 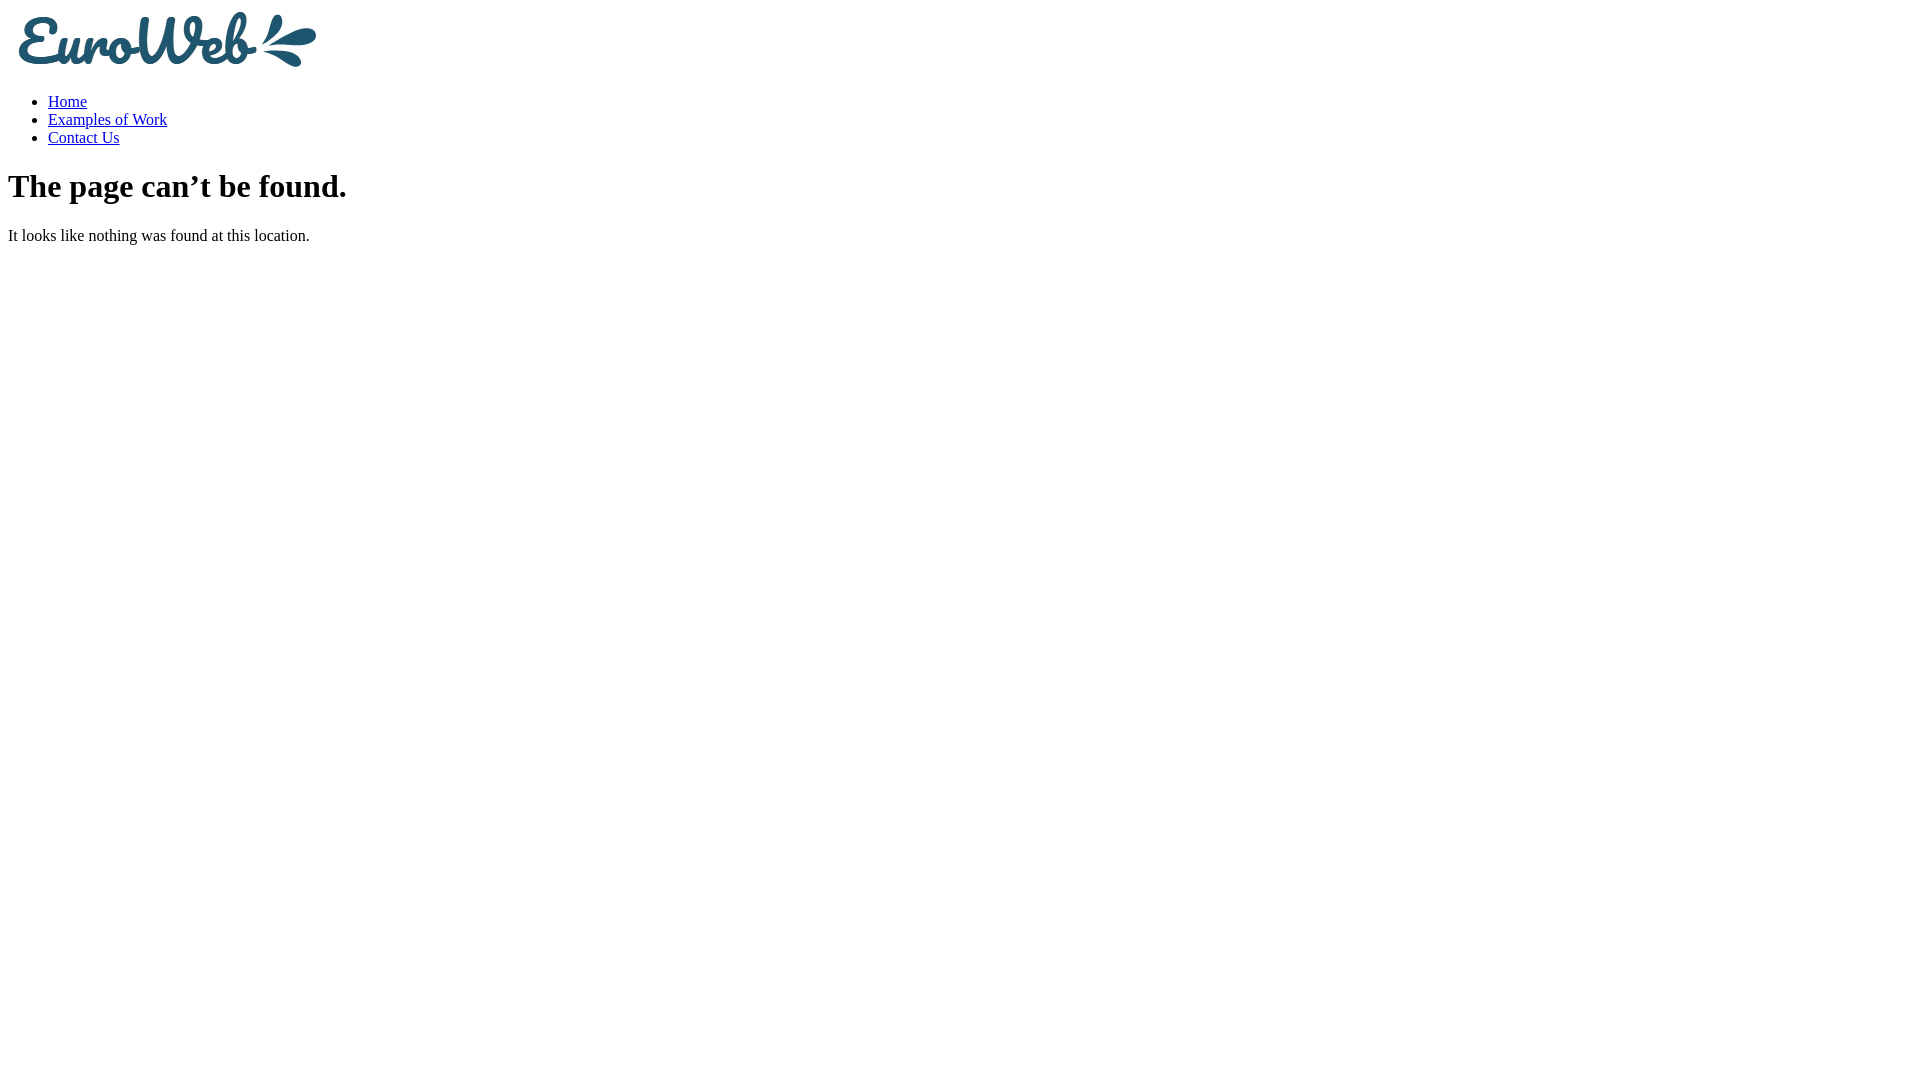 I want to click on 'Examples of Work', so click(x=106, y=119).